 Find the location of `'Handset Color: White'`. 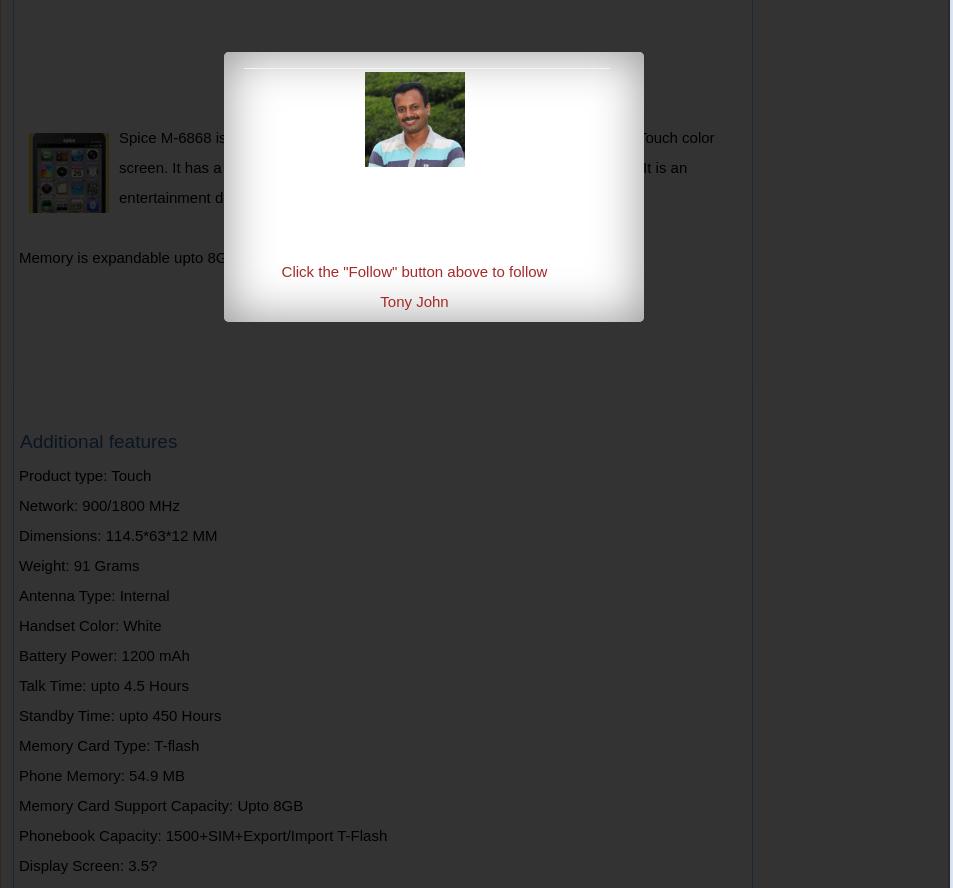

'Handset Color: White' is located at coordinates (88, 624).